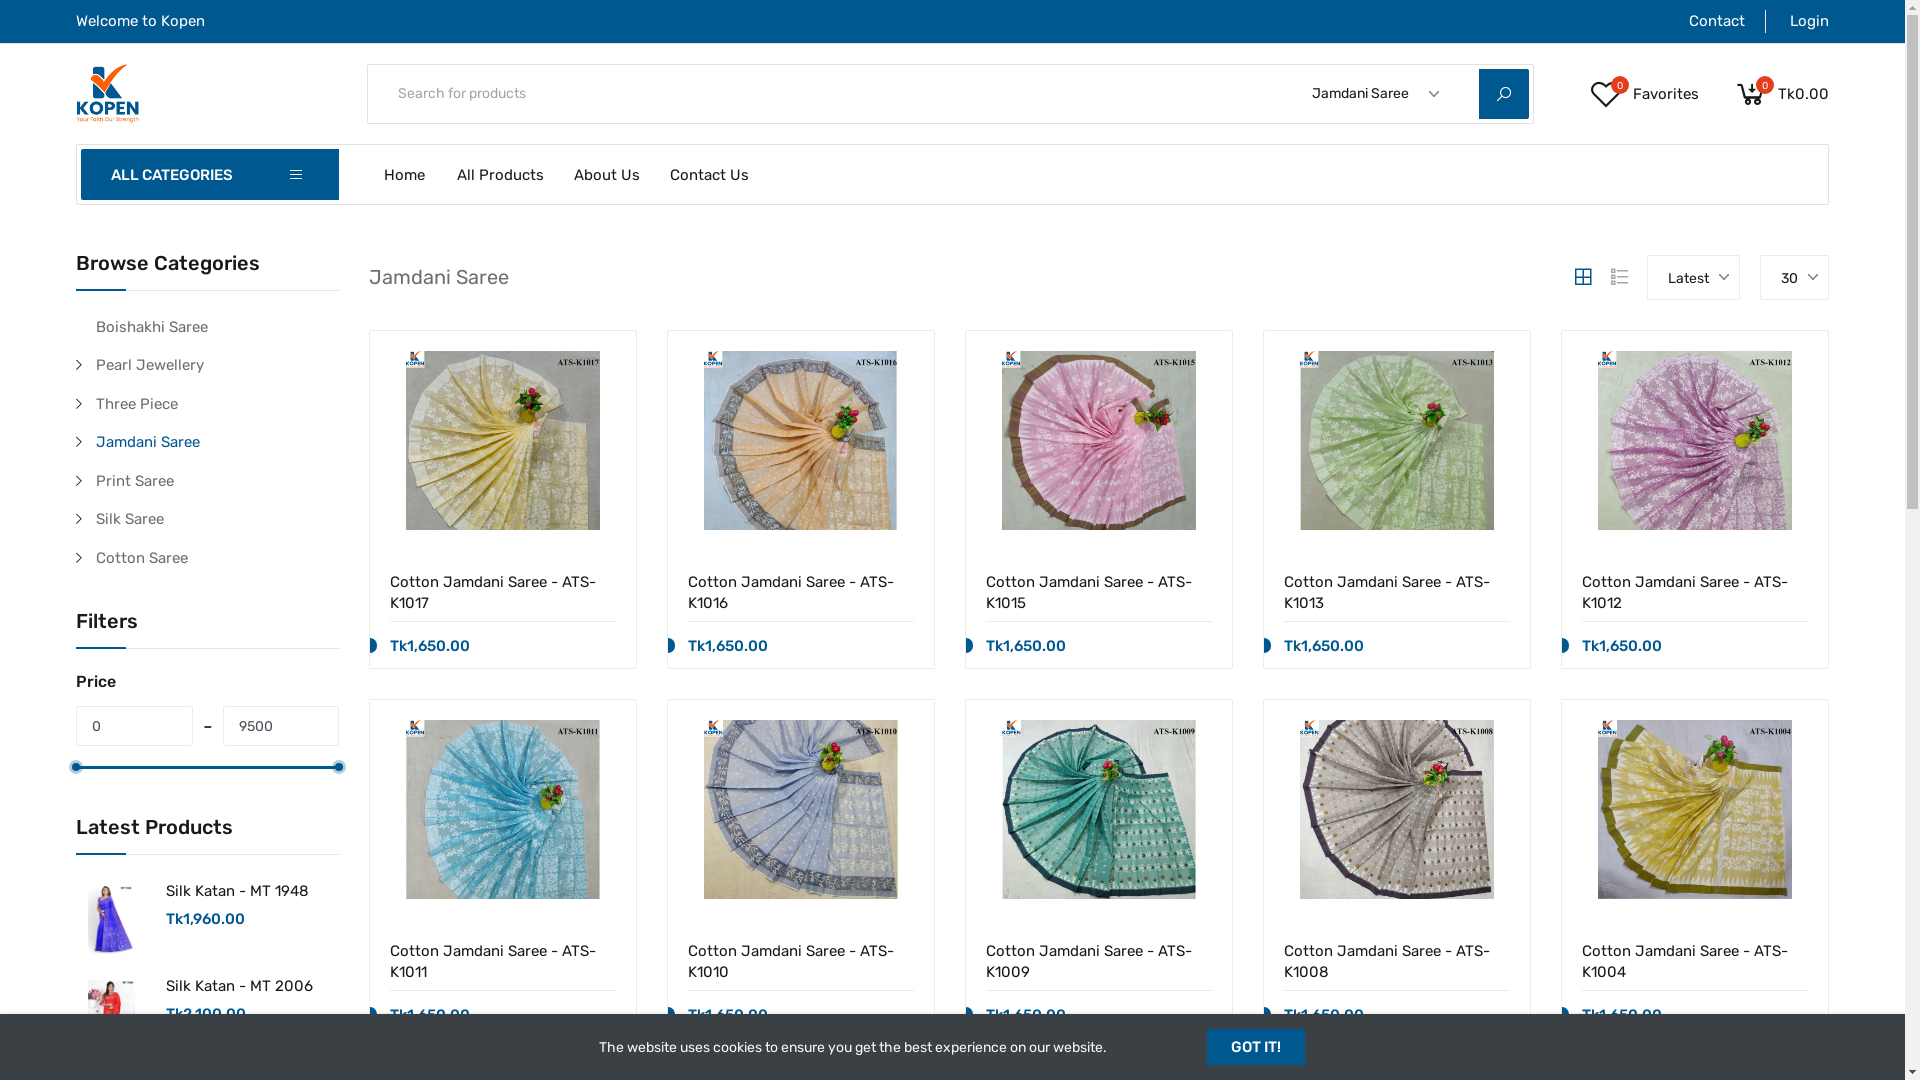 The height and width of the screenshot is (1080, 1920). What do you see at coordinates (1797, 21) in the screenshot?
I see `'Login'` at bounding box center [1797, 21].